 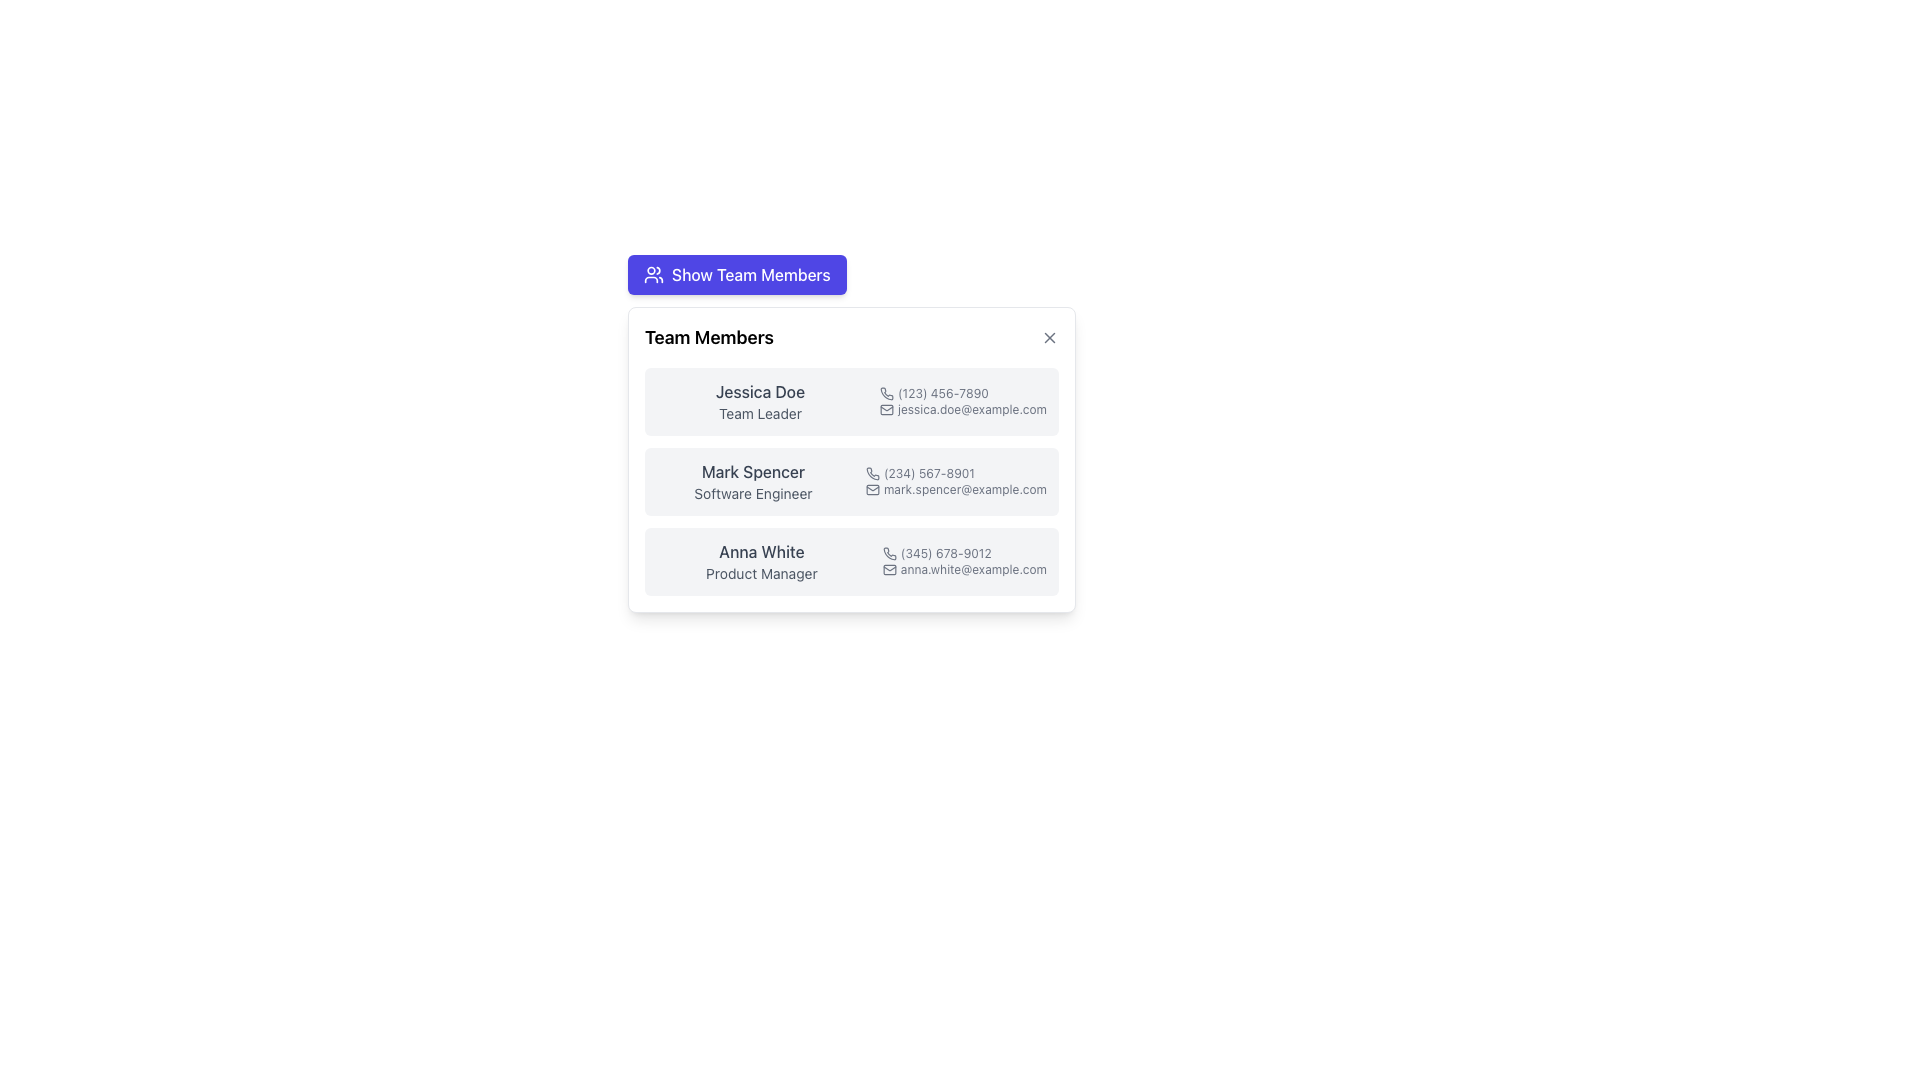 I want to click on the 'Show Team Members' button, which is a rectangular button with rounded corners and a vibrant indigo background, so click(x=736, y=274).